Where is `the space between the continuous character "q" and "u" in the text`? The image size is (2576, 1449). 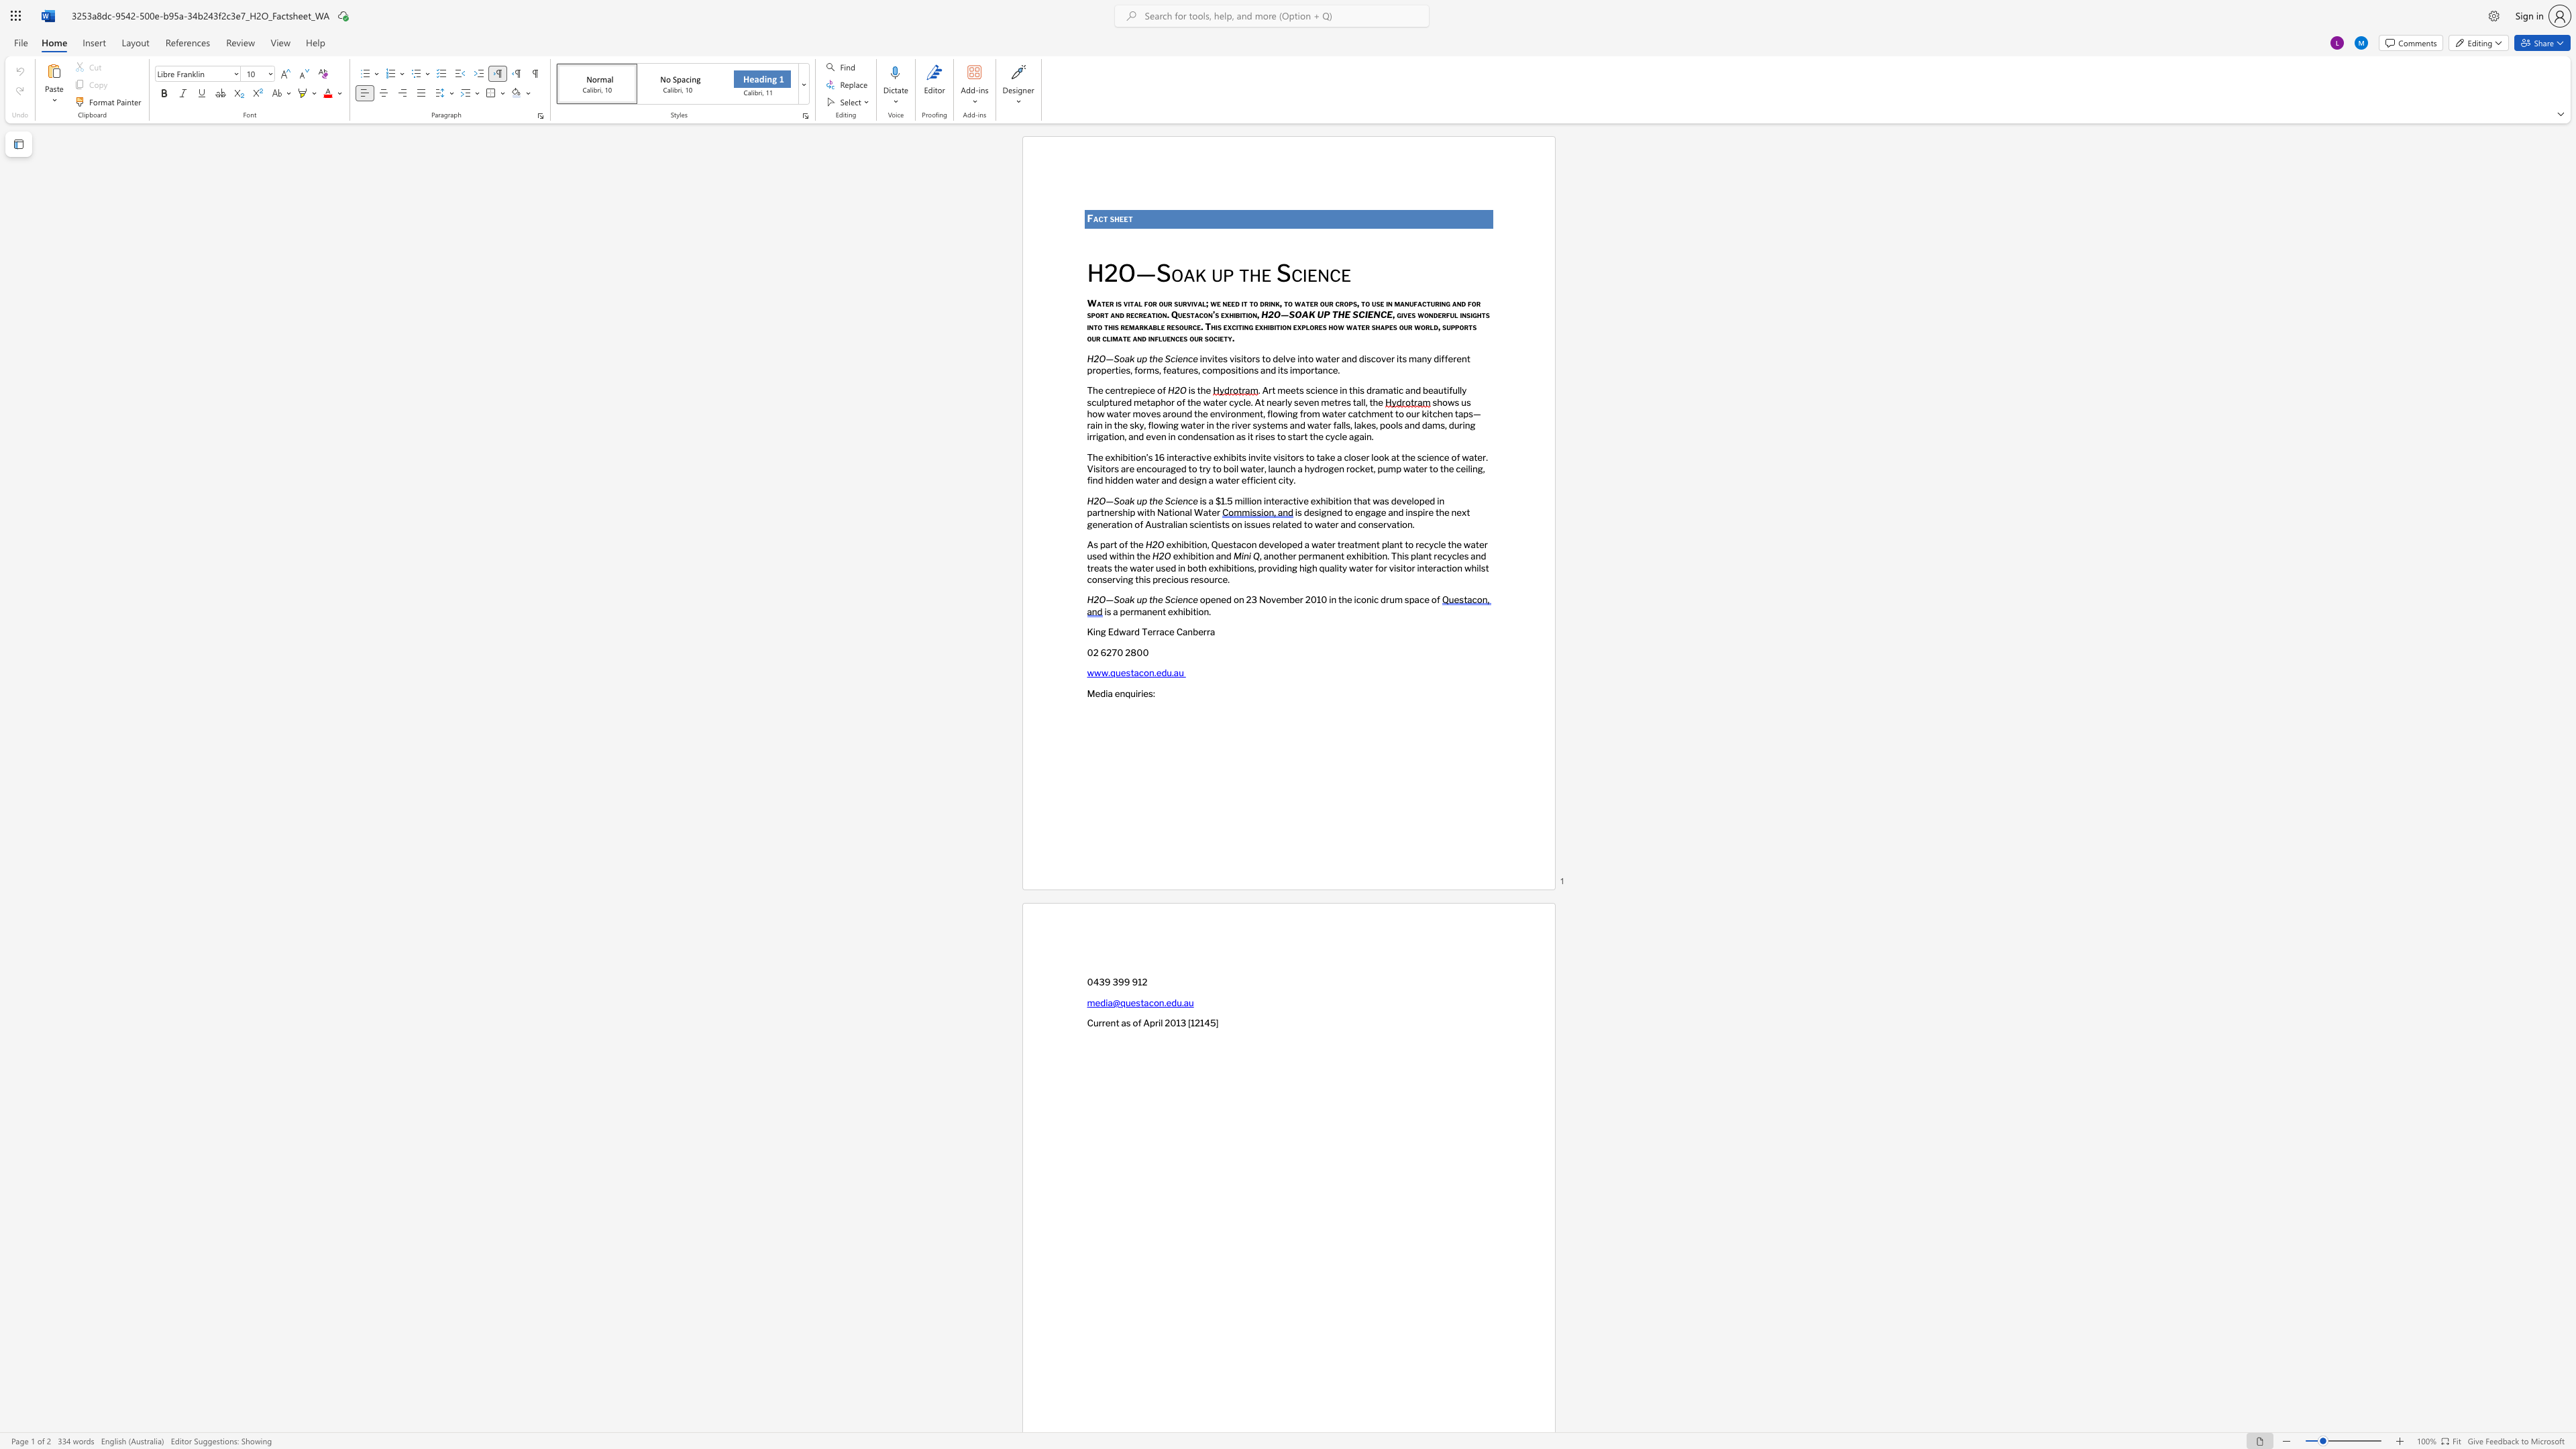
the space between the continuous character "q" and "u" in the text is located at coordinates (1129, 692).